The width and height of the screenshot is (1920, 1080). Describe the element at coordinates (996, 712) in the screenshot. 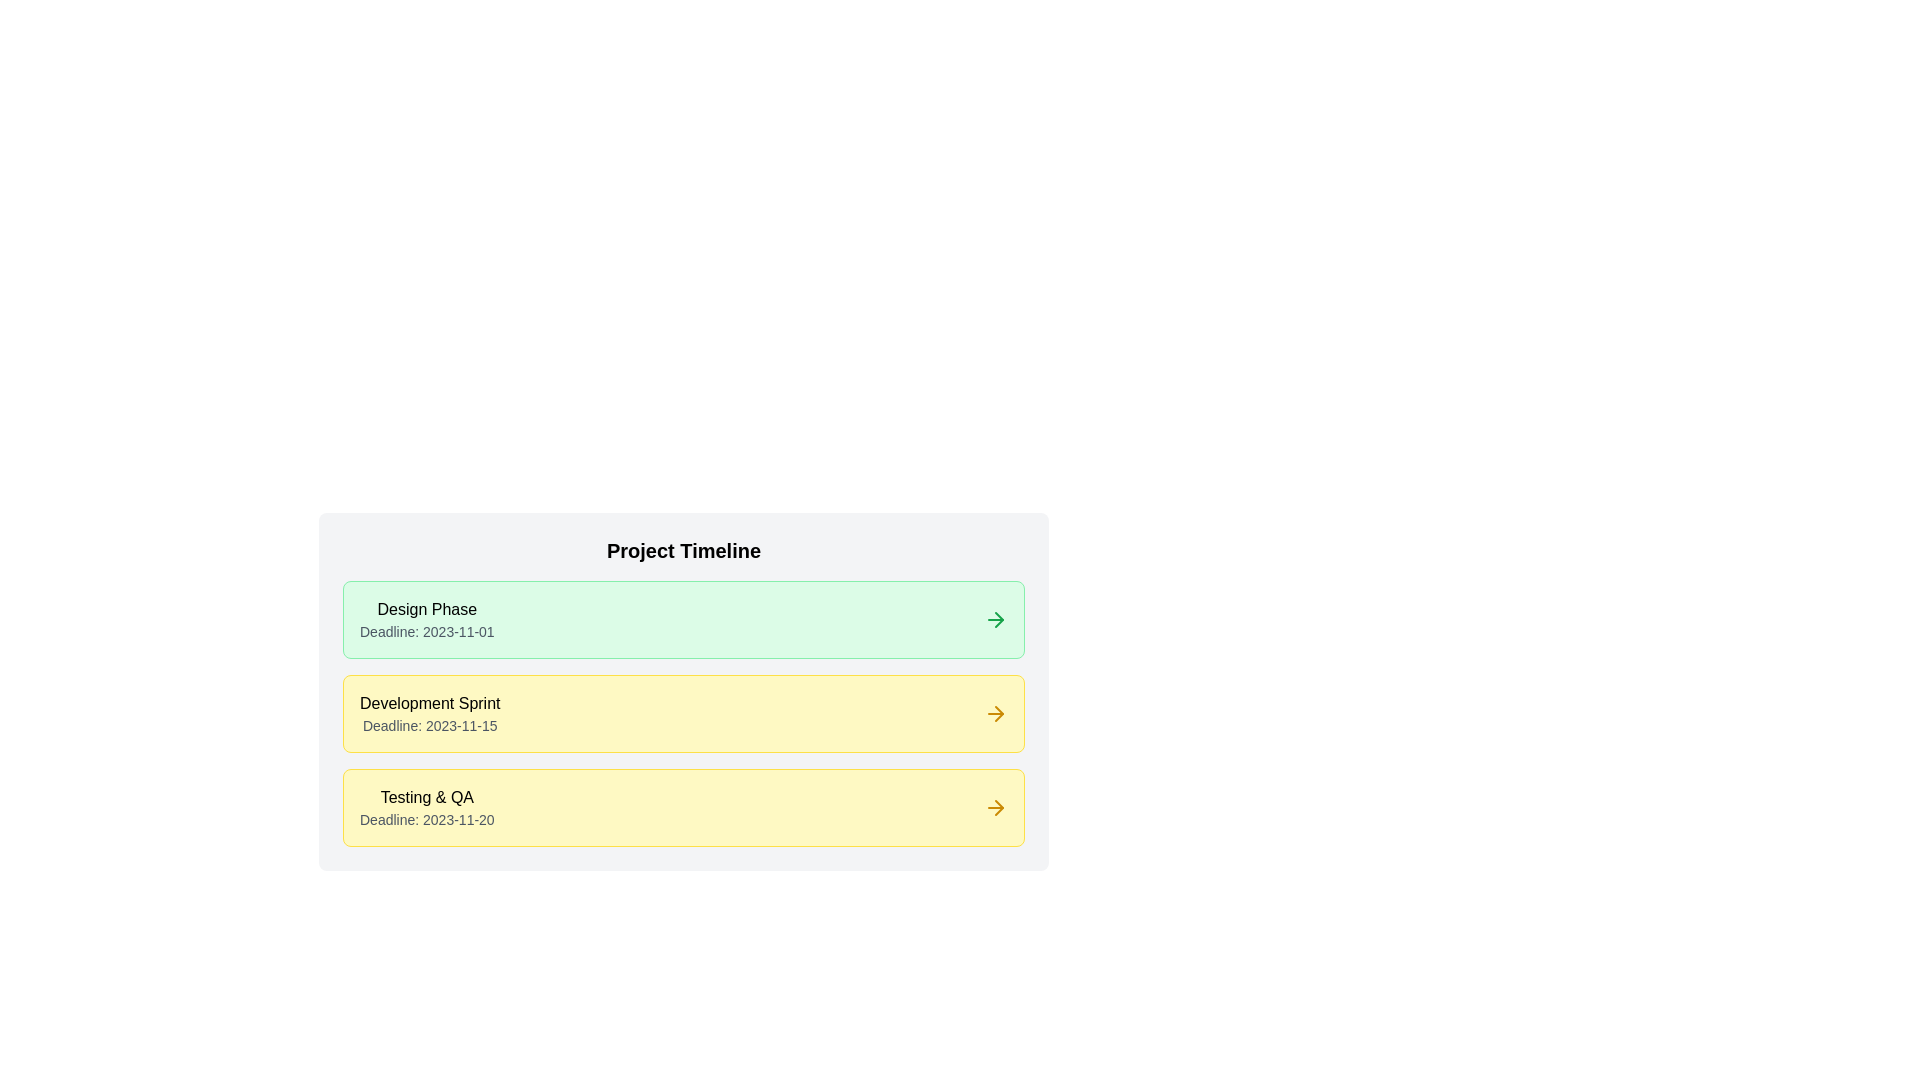

I see `the yellow rightward-pointing arrow icon located to the far right of the 'Development Sprint' row for additional details or feedback` at that location.